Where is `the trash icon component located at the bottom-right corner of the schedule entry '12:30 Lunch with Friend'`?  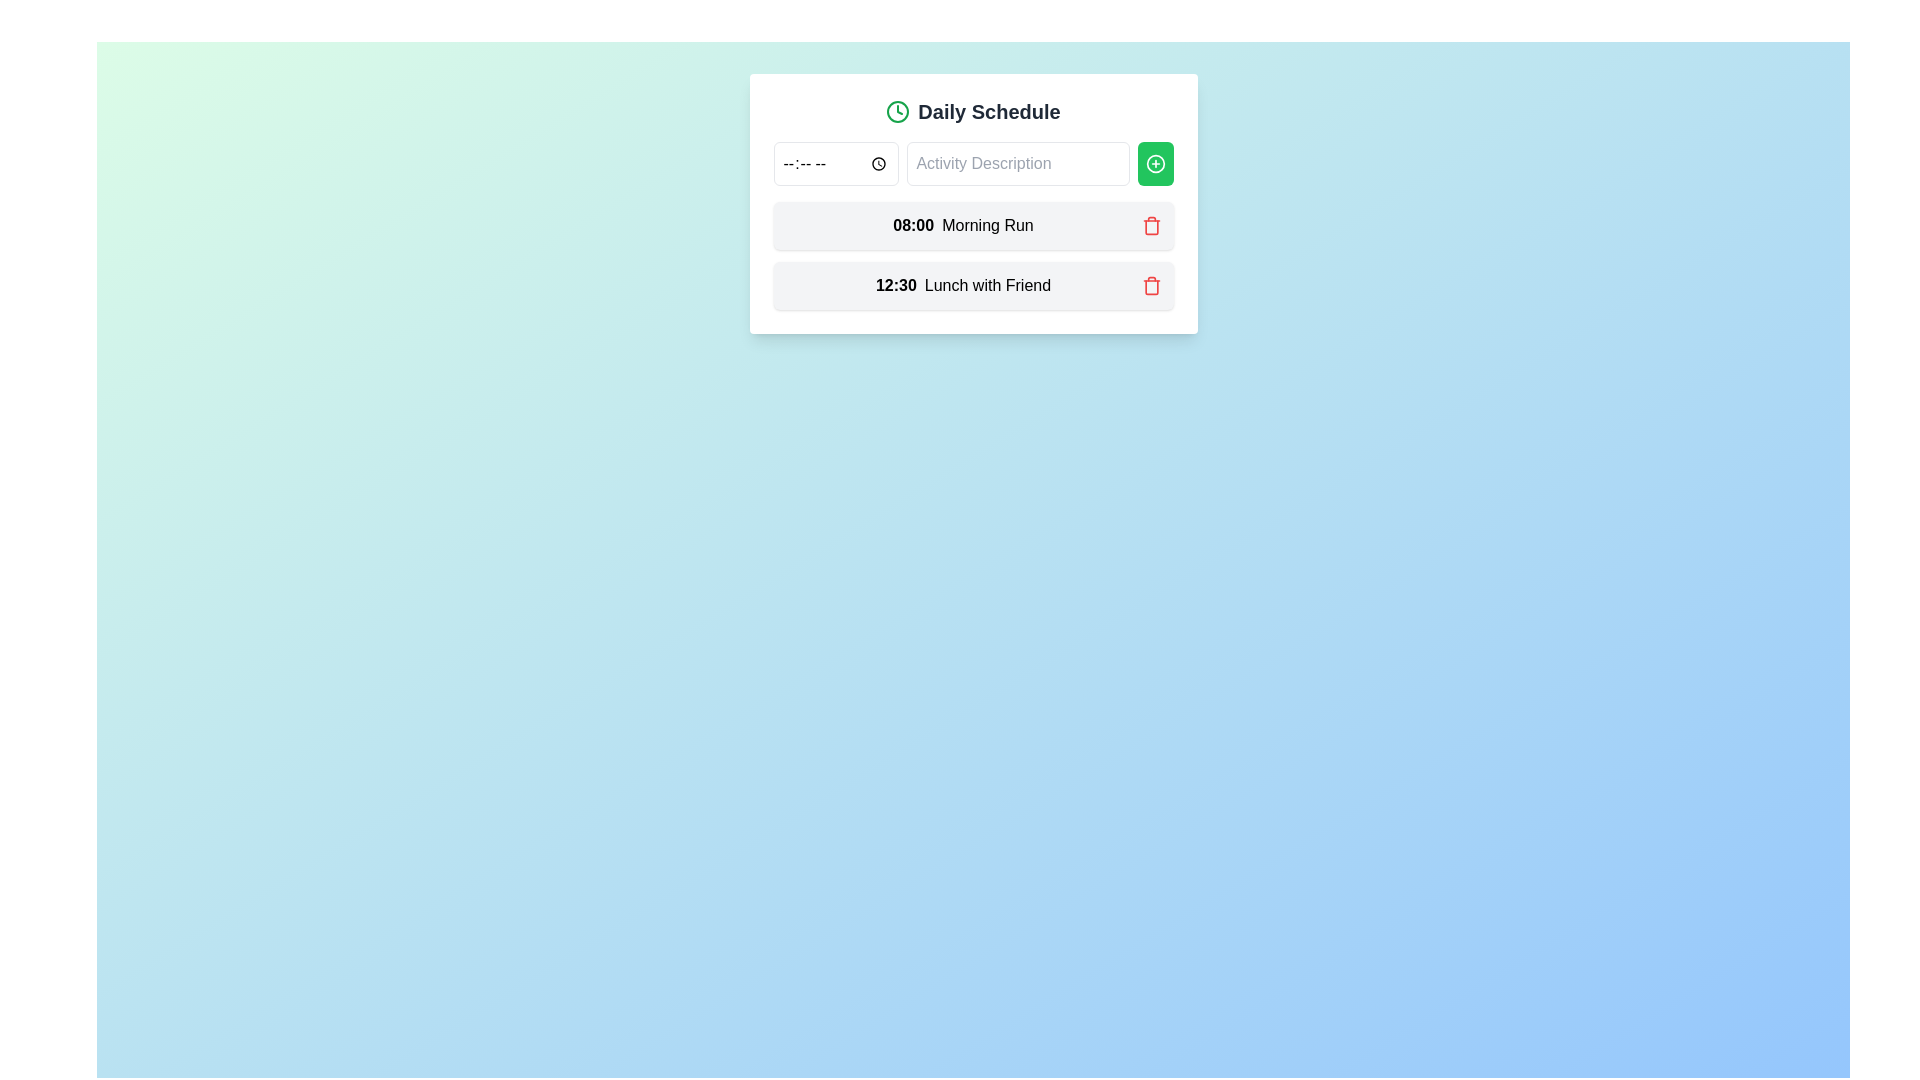
the trash icon component located at the bottom-right corner of the schedule entry '12:30 Lunch with Friend' is located at coordinates (1151, 226).